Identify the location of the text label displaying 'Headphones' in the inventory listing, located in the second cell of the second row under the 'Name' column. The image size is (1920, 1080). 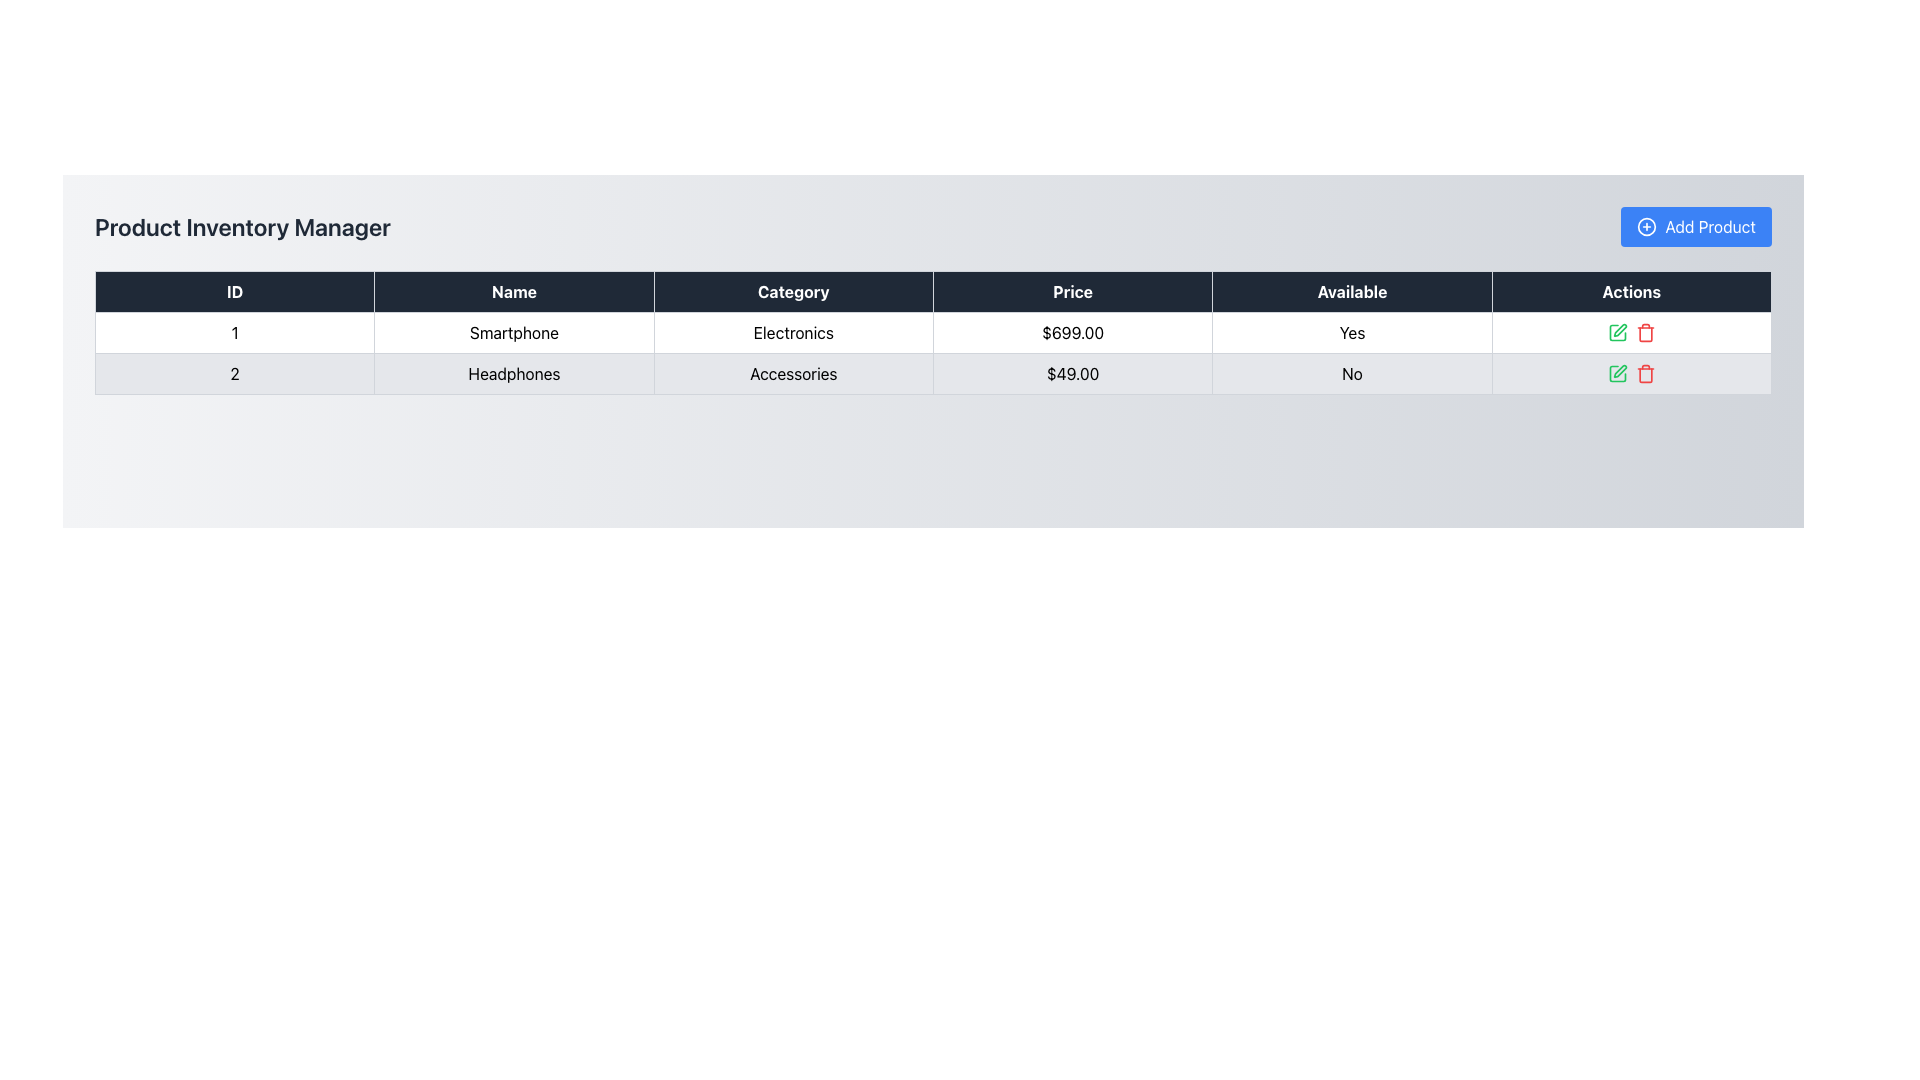
(514, 374).